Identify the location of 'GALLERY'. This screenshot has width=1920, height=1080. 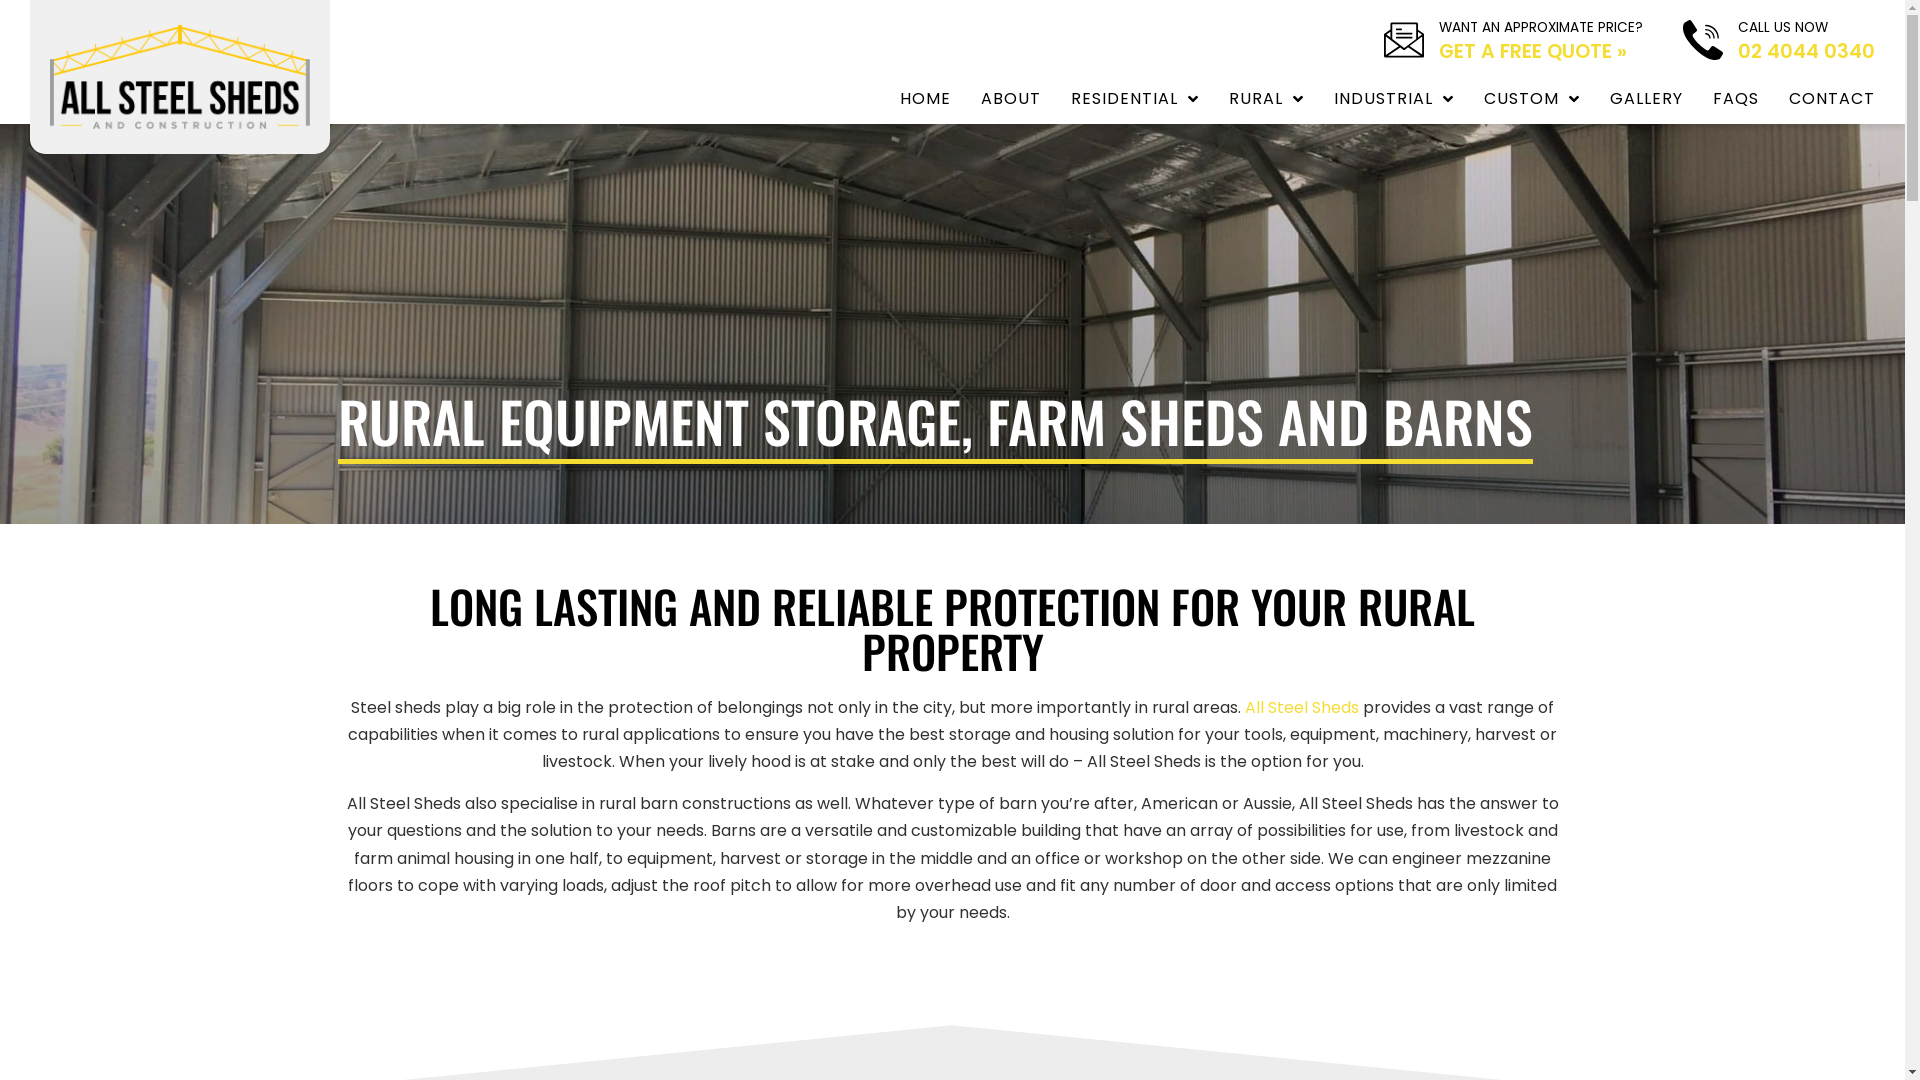
(1646, 99).